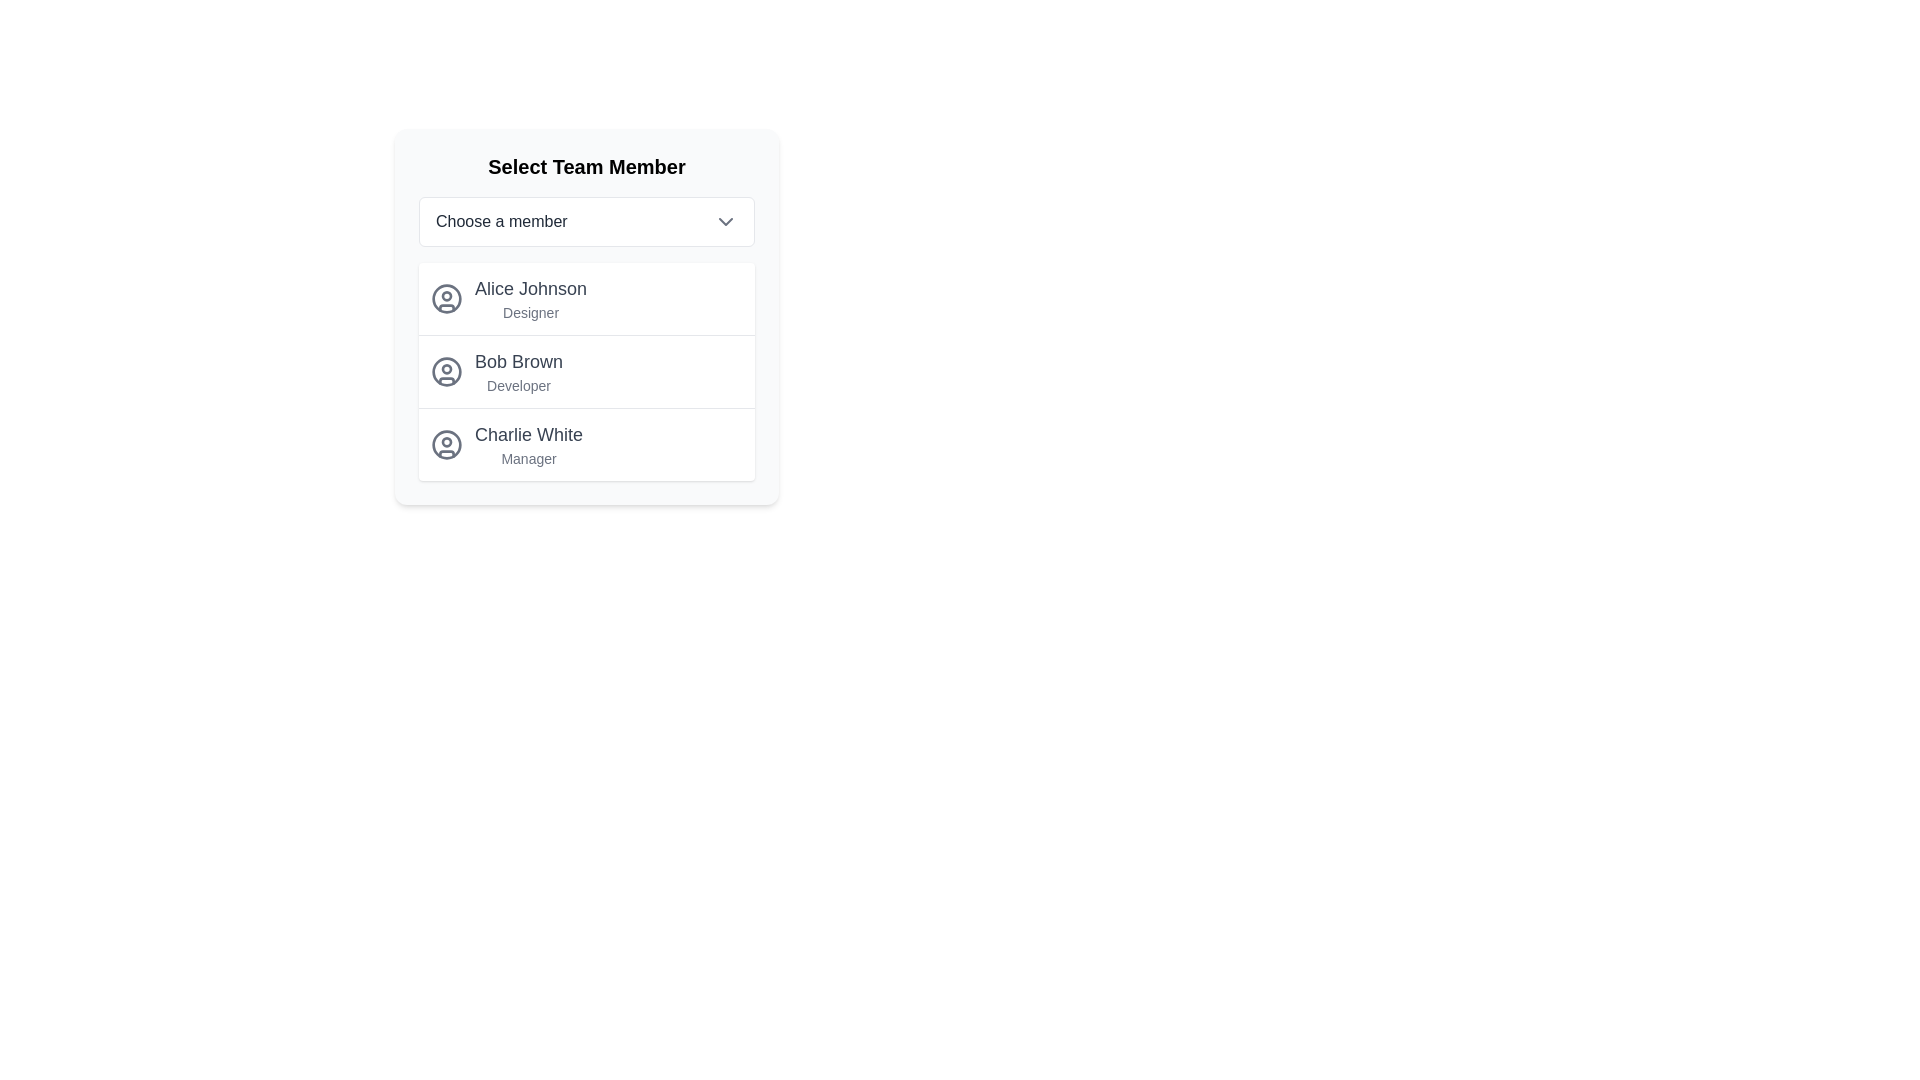  Describe the element at coordinates (531, 312) in the screenshot. I see `the text label displaying the role or designation of the team member, located within the modal dialog titled 'Select Team Member', directly below 'Alice Johnson'` at that location.